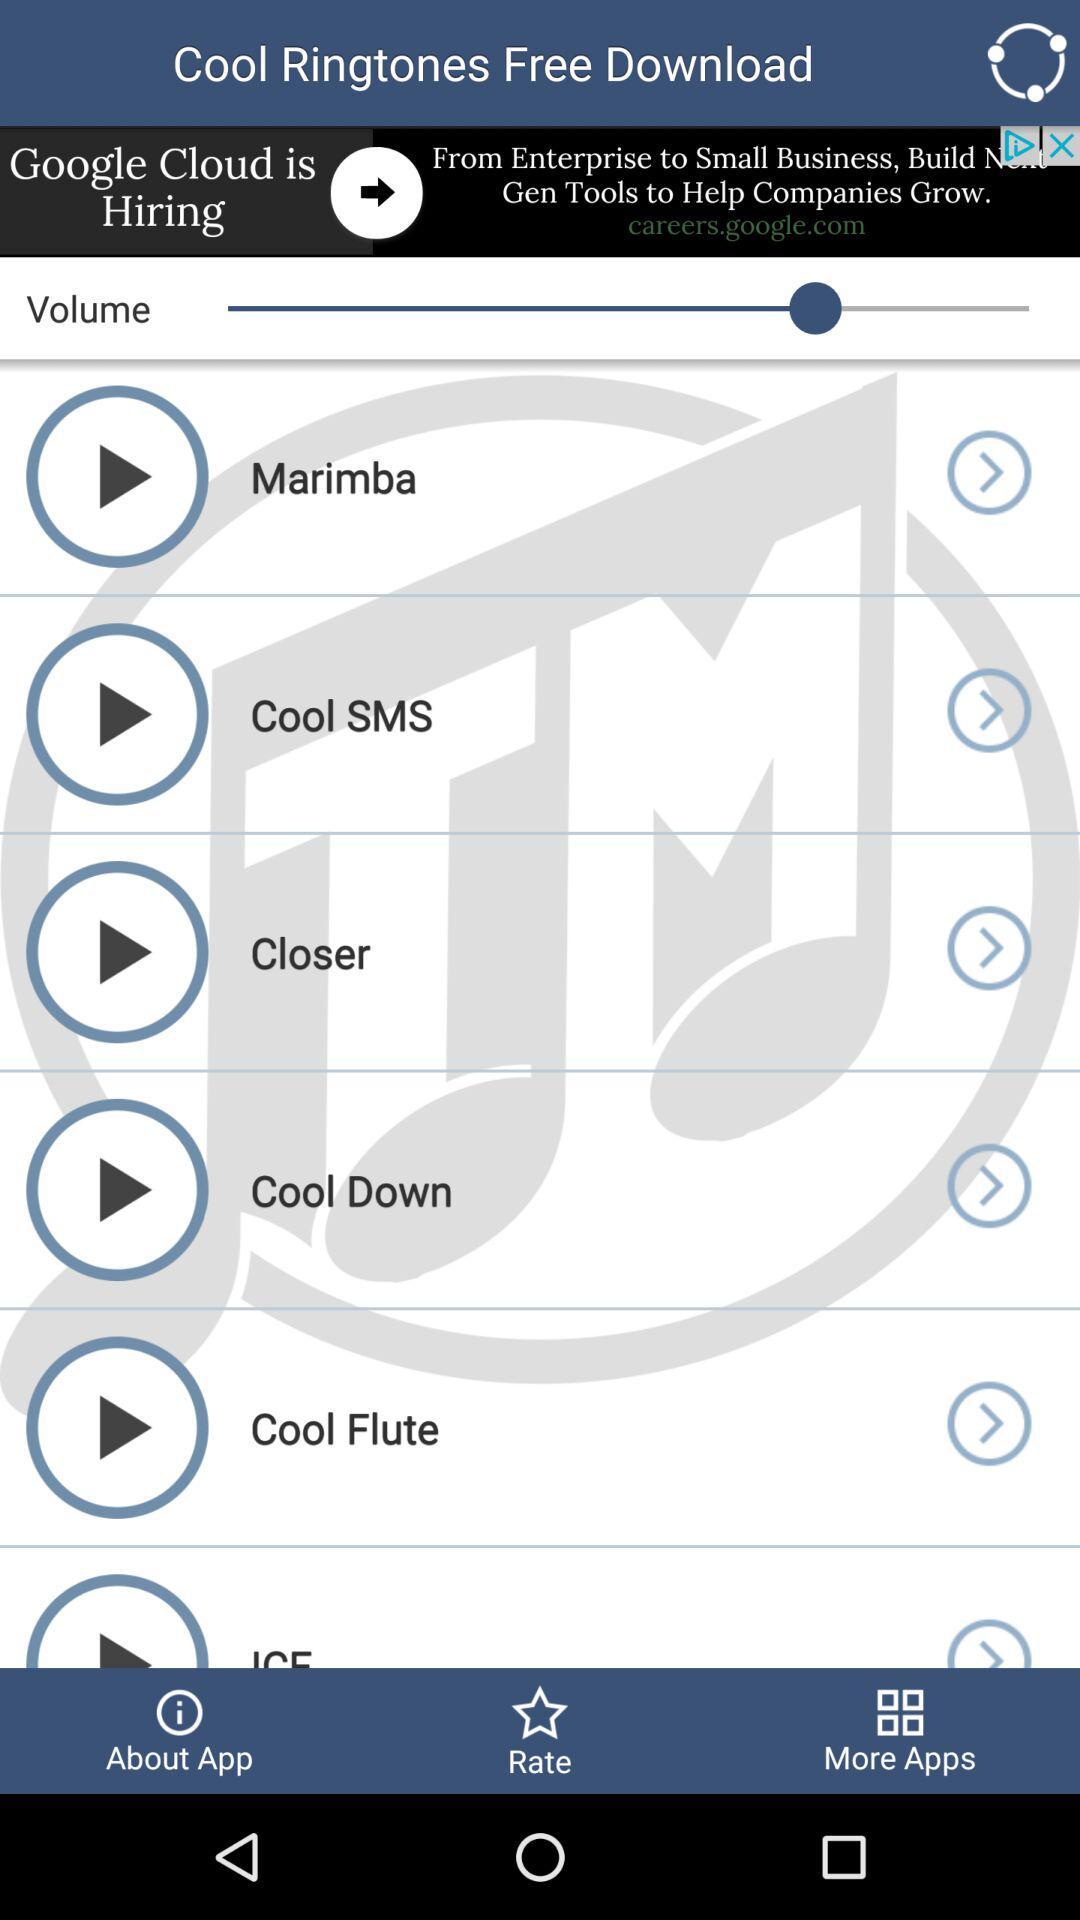 This screenshot has height=1920, width=1080. I want to click on open button, so click(987, 475).